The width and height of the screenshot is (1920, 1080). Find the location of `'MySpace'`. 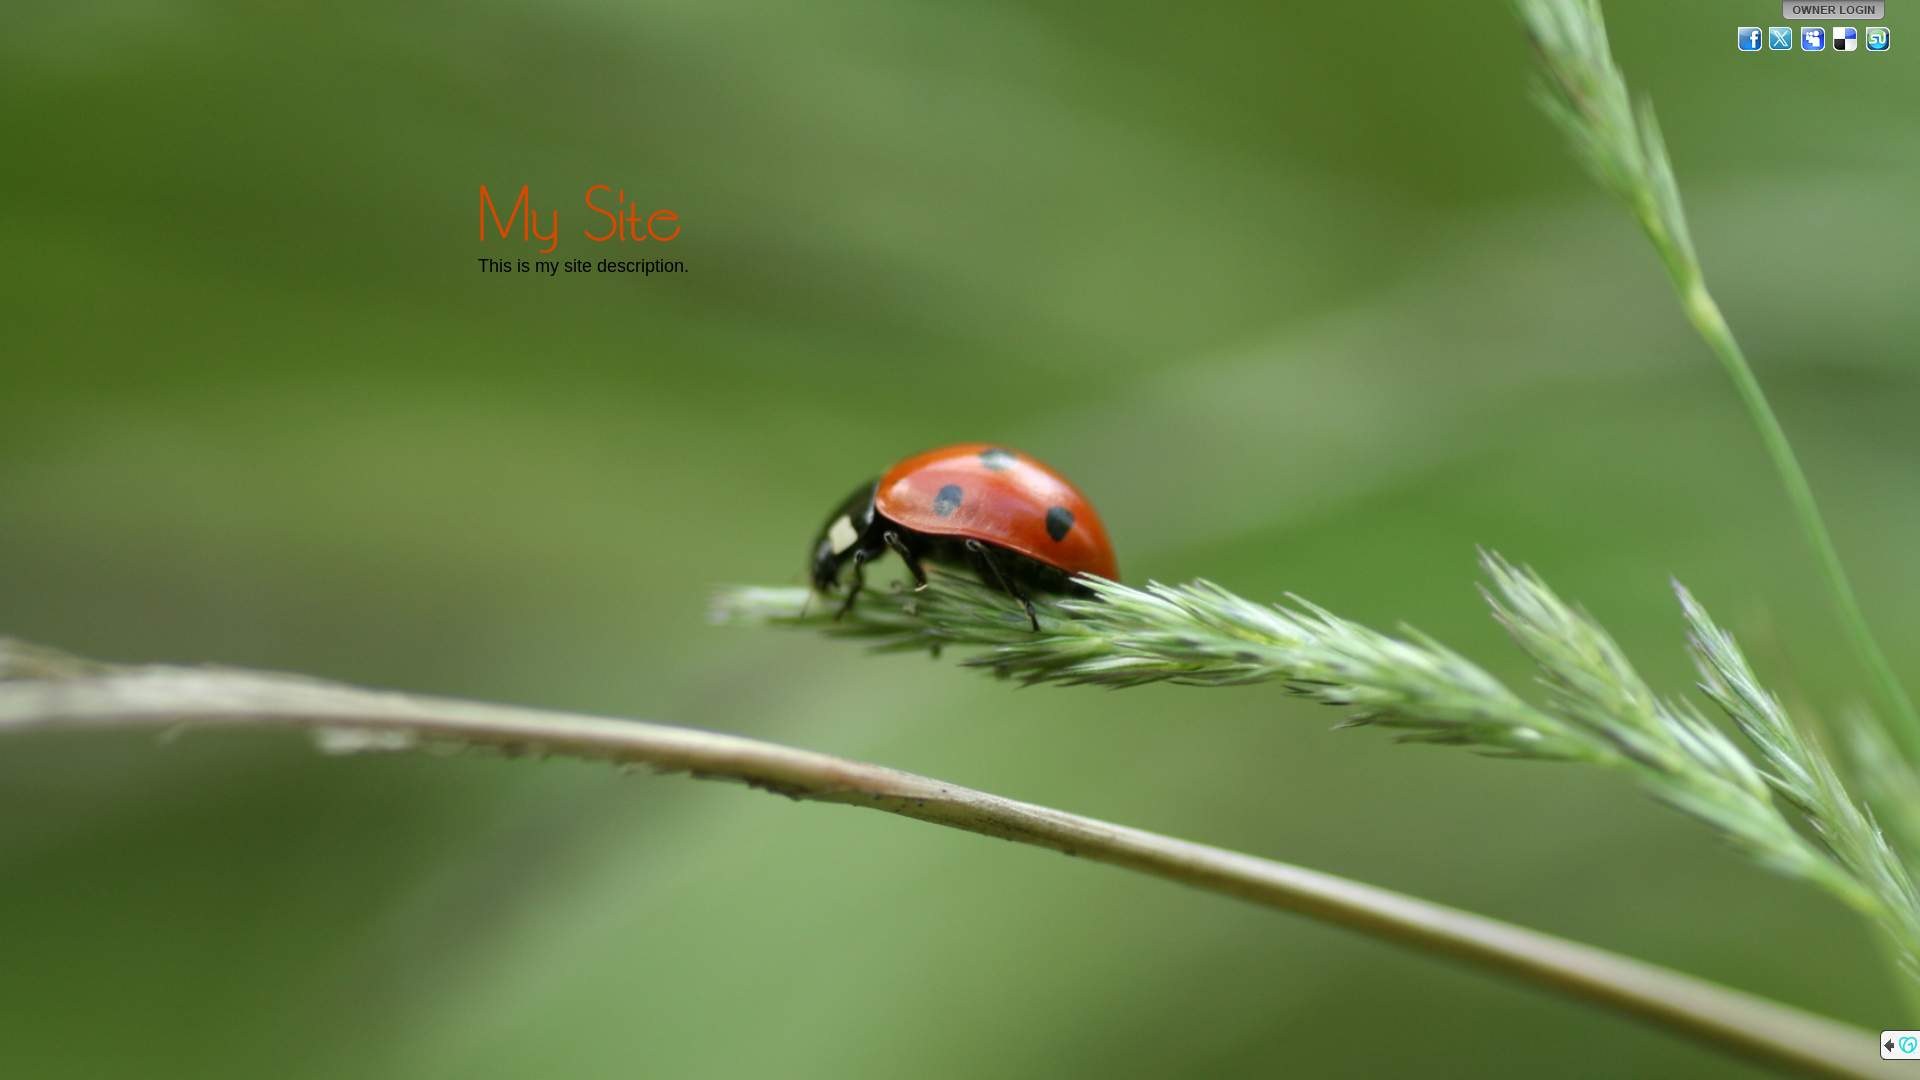

'MySpace' is located at coordinates (1800, 38).